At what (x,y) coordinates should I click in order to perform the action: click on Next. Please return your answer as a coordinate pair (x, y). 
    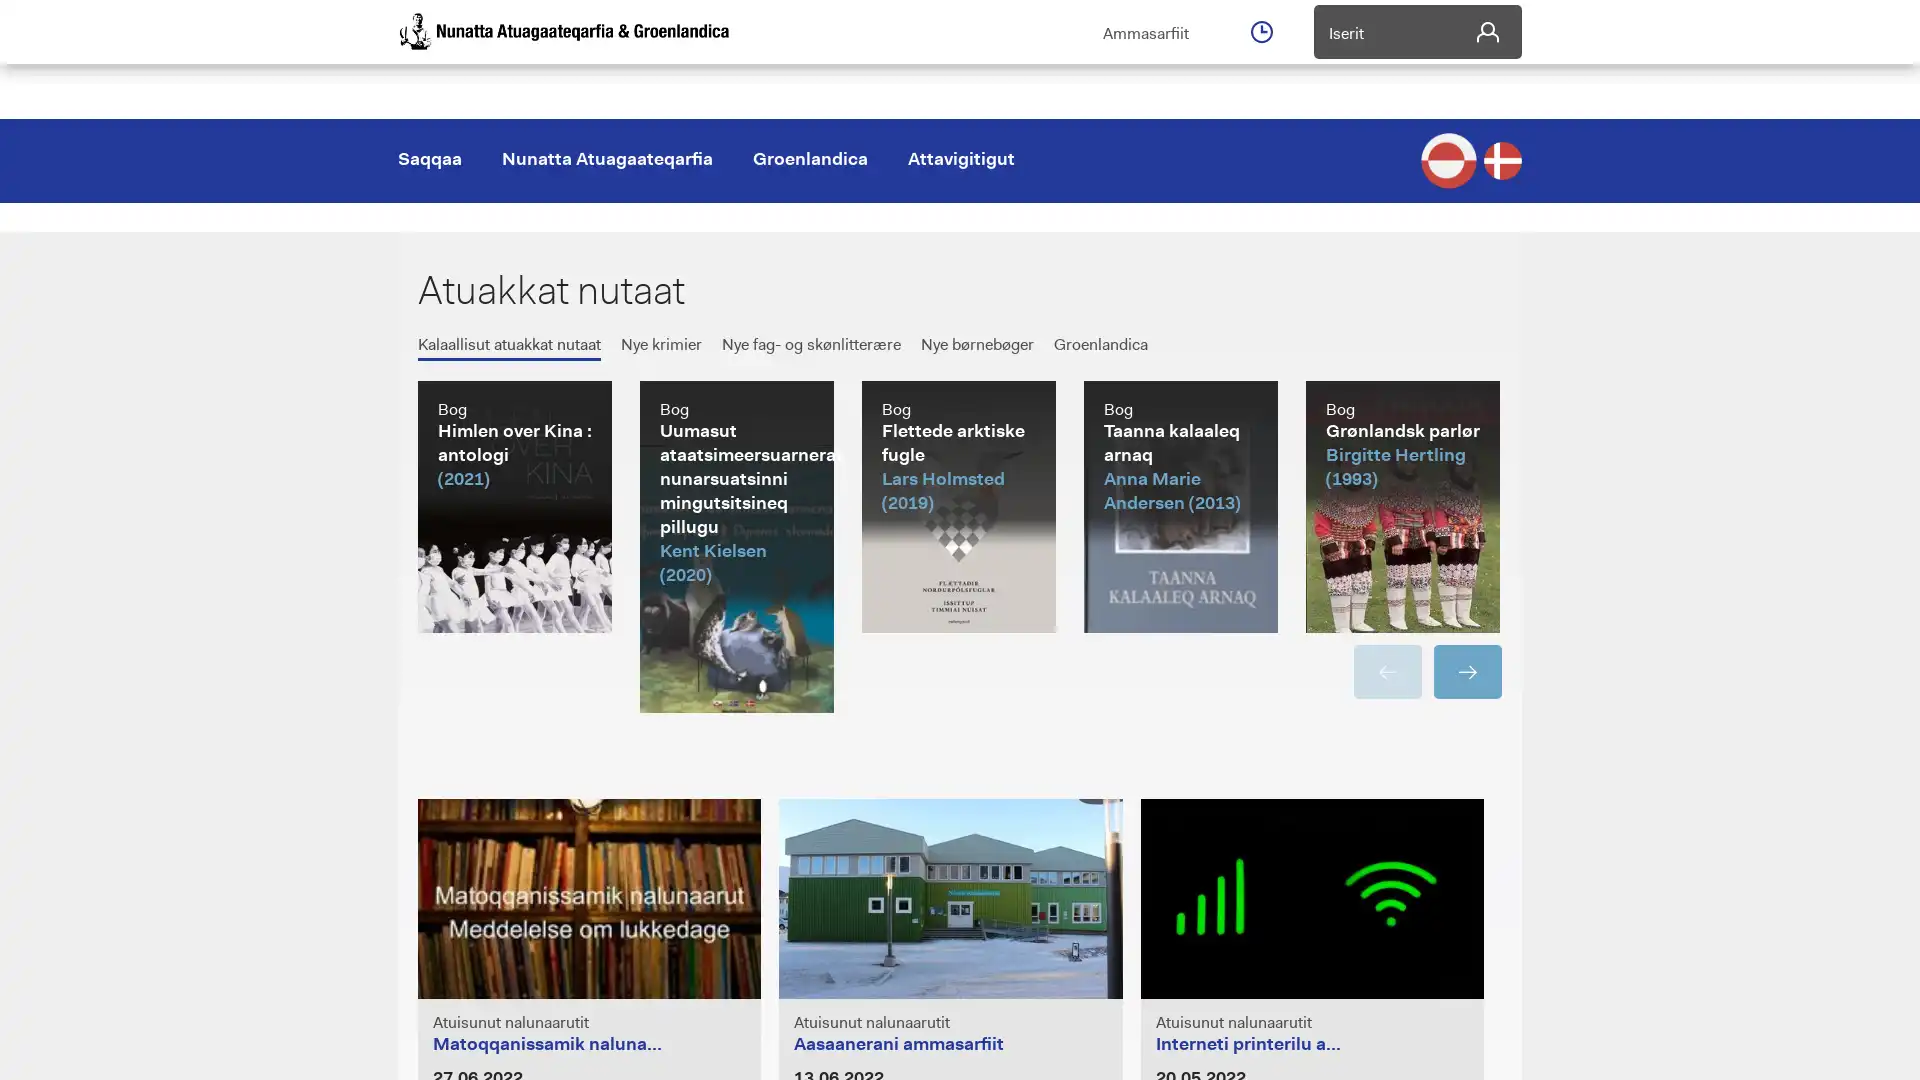
    Looking at the image, I should click on (1468, 671).